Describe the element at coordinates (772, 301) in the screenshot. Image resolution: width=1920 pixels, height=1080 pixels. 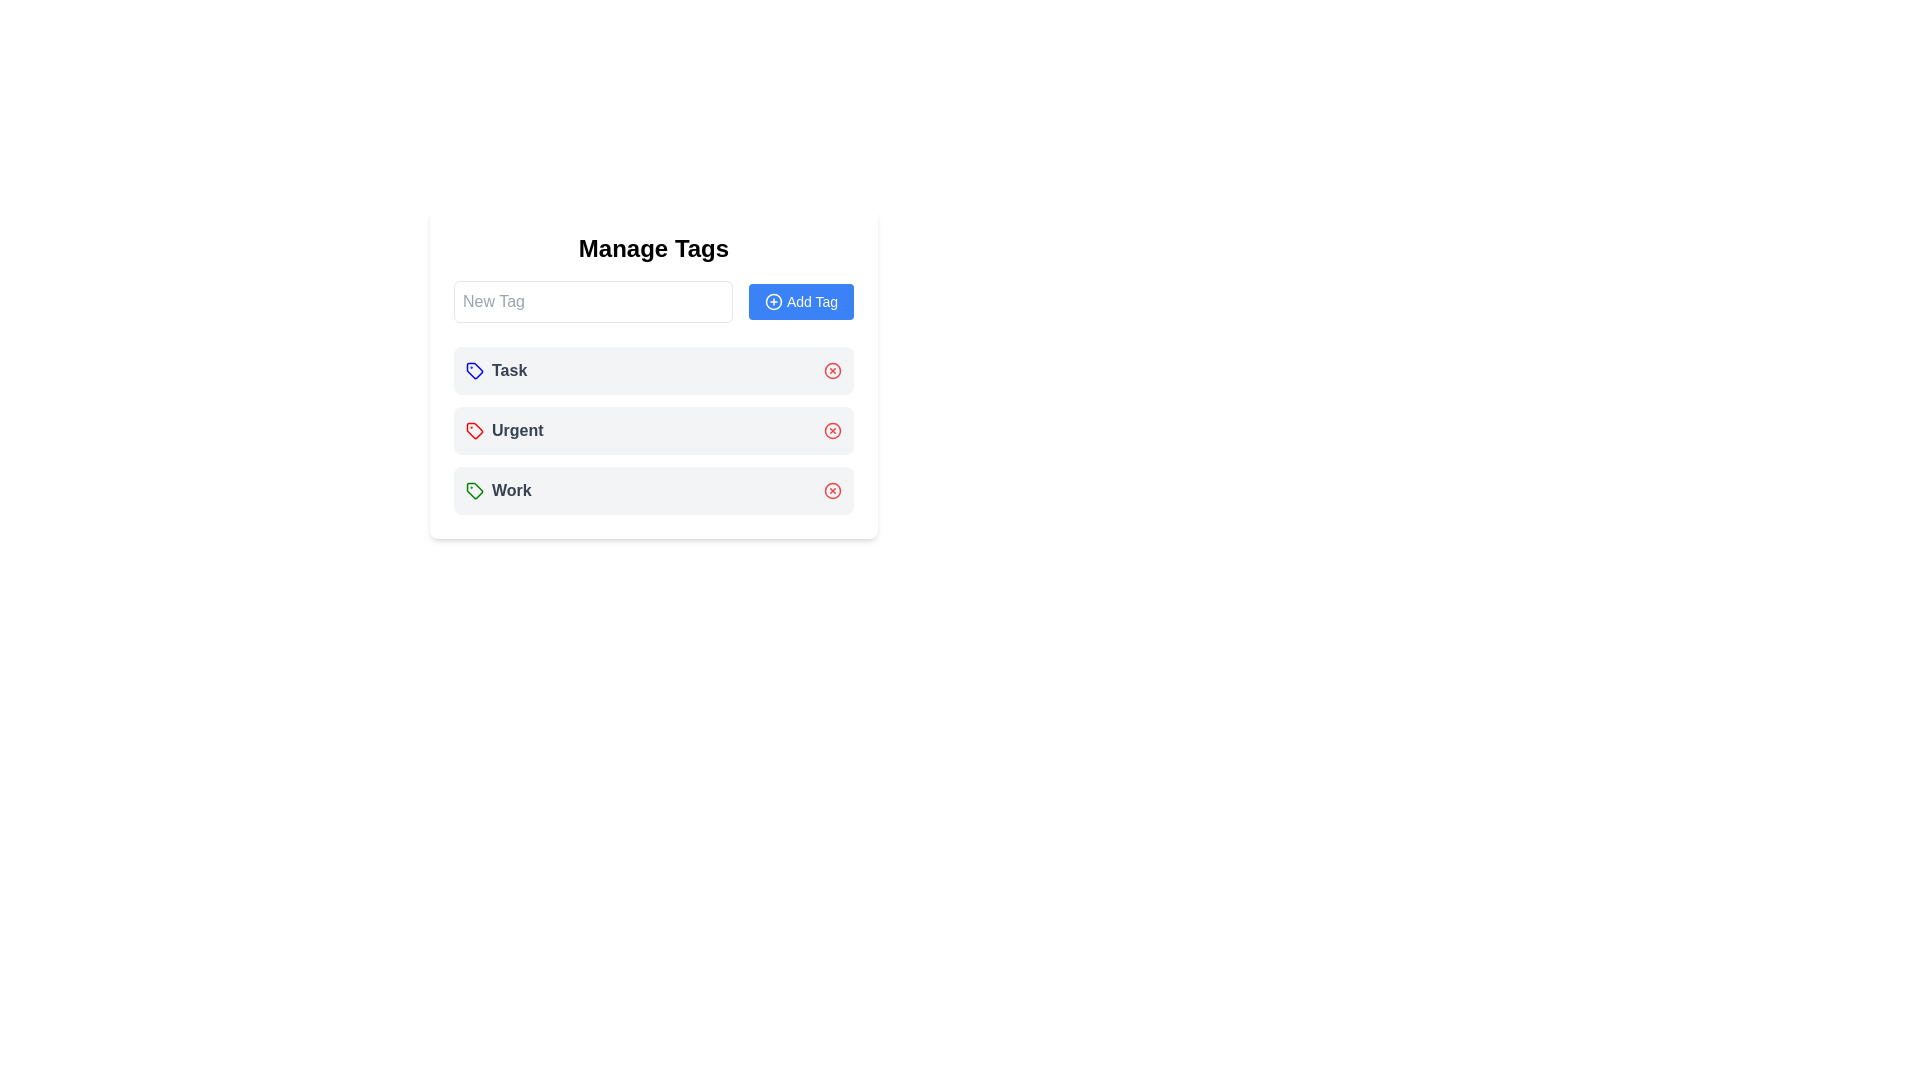
I see `the blue button labeled 'Add Tag' which contains a small circular icon with a plus sign inside` at that location.